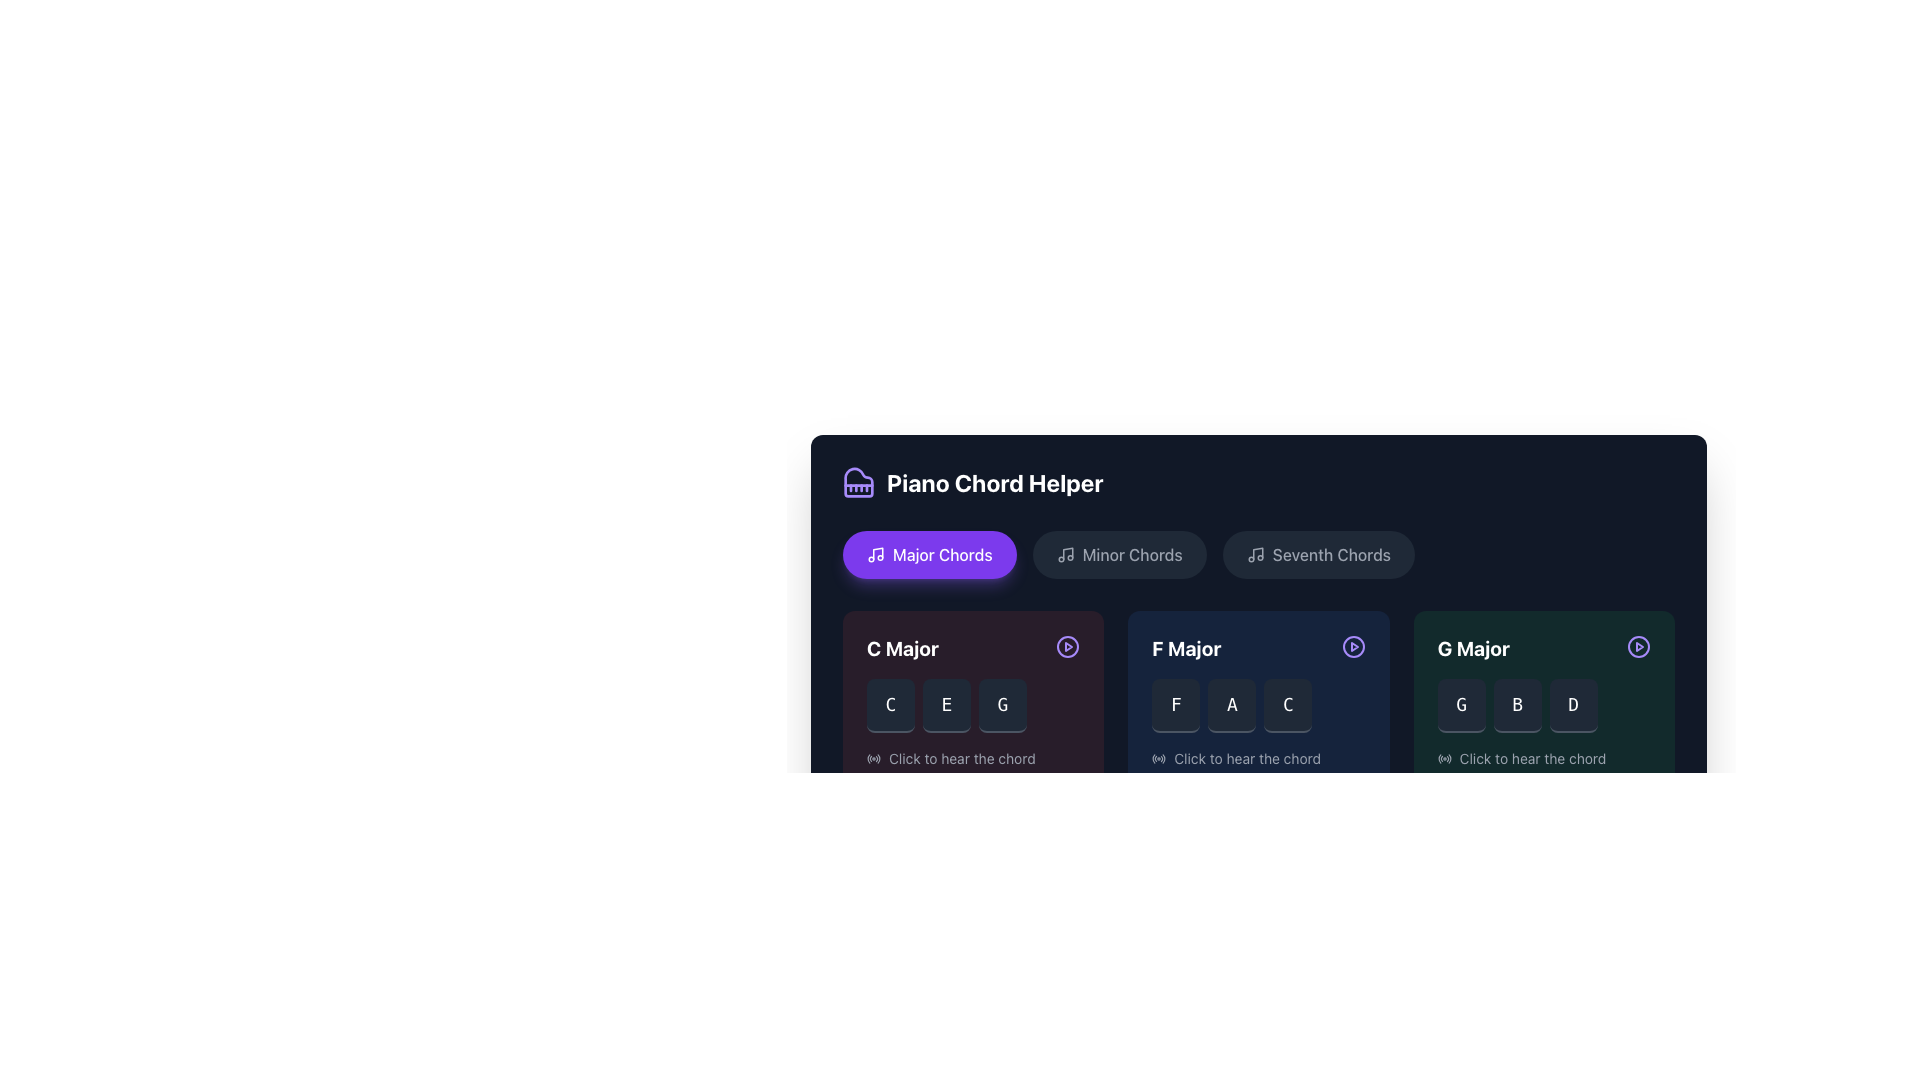 The width and height of the screenshot is (1920, 1080). Describe the element at coordinates (1444, 759) in the screenshot. I see `the small circular radio broadcast icon located to the left of the text 'Click to hear the chord'` at that location.